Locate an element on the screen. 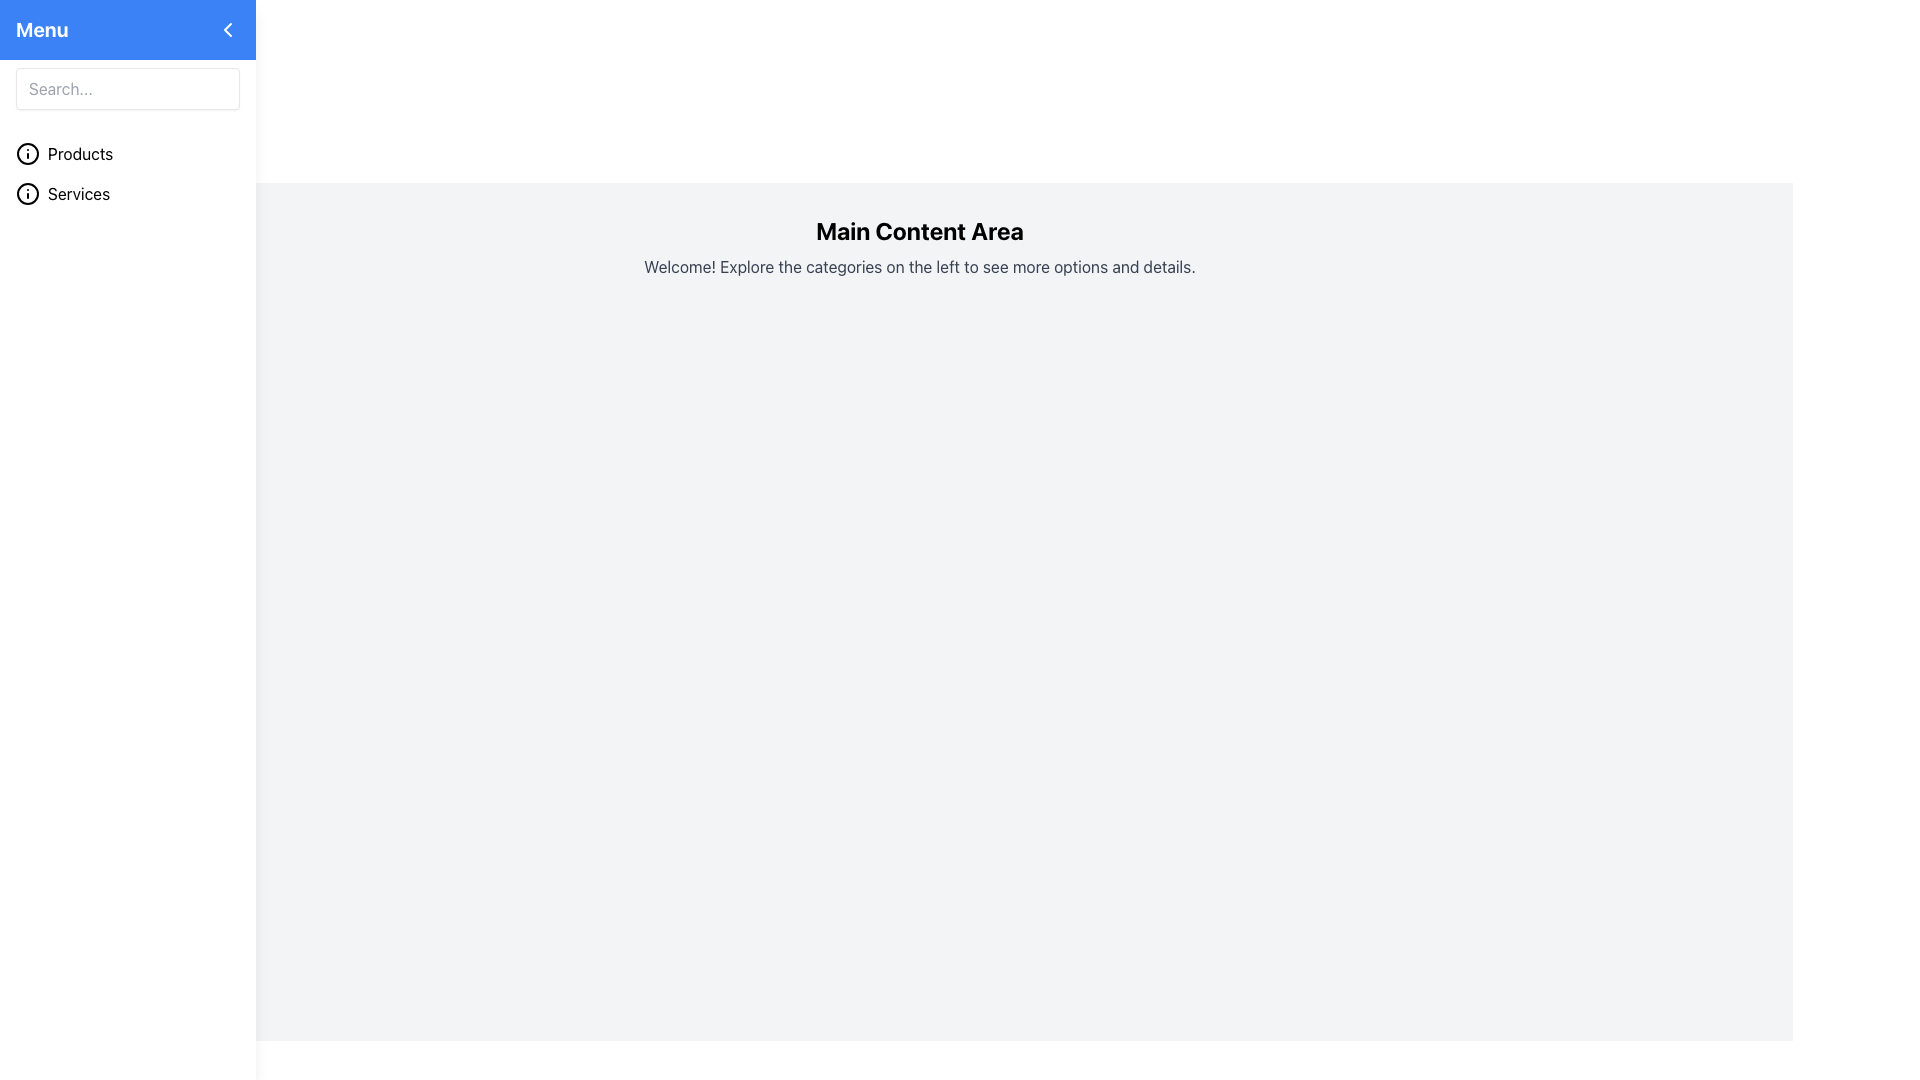 This screenshot has width=1920, height=1080. the leftward pointing chevron icon in the Menu section is located at coordinates (227, 30).